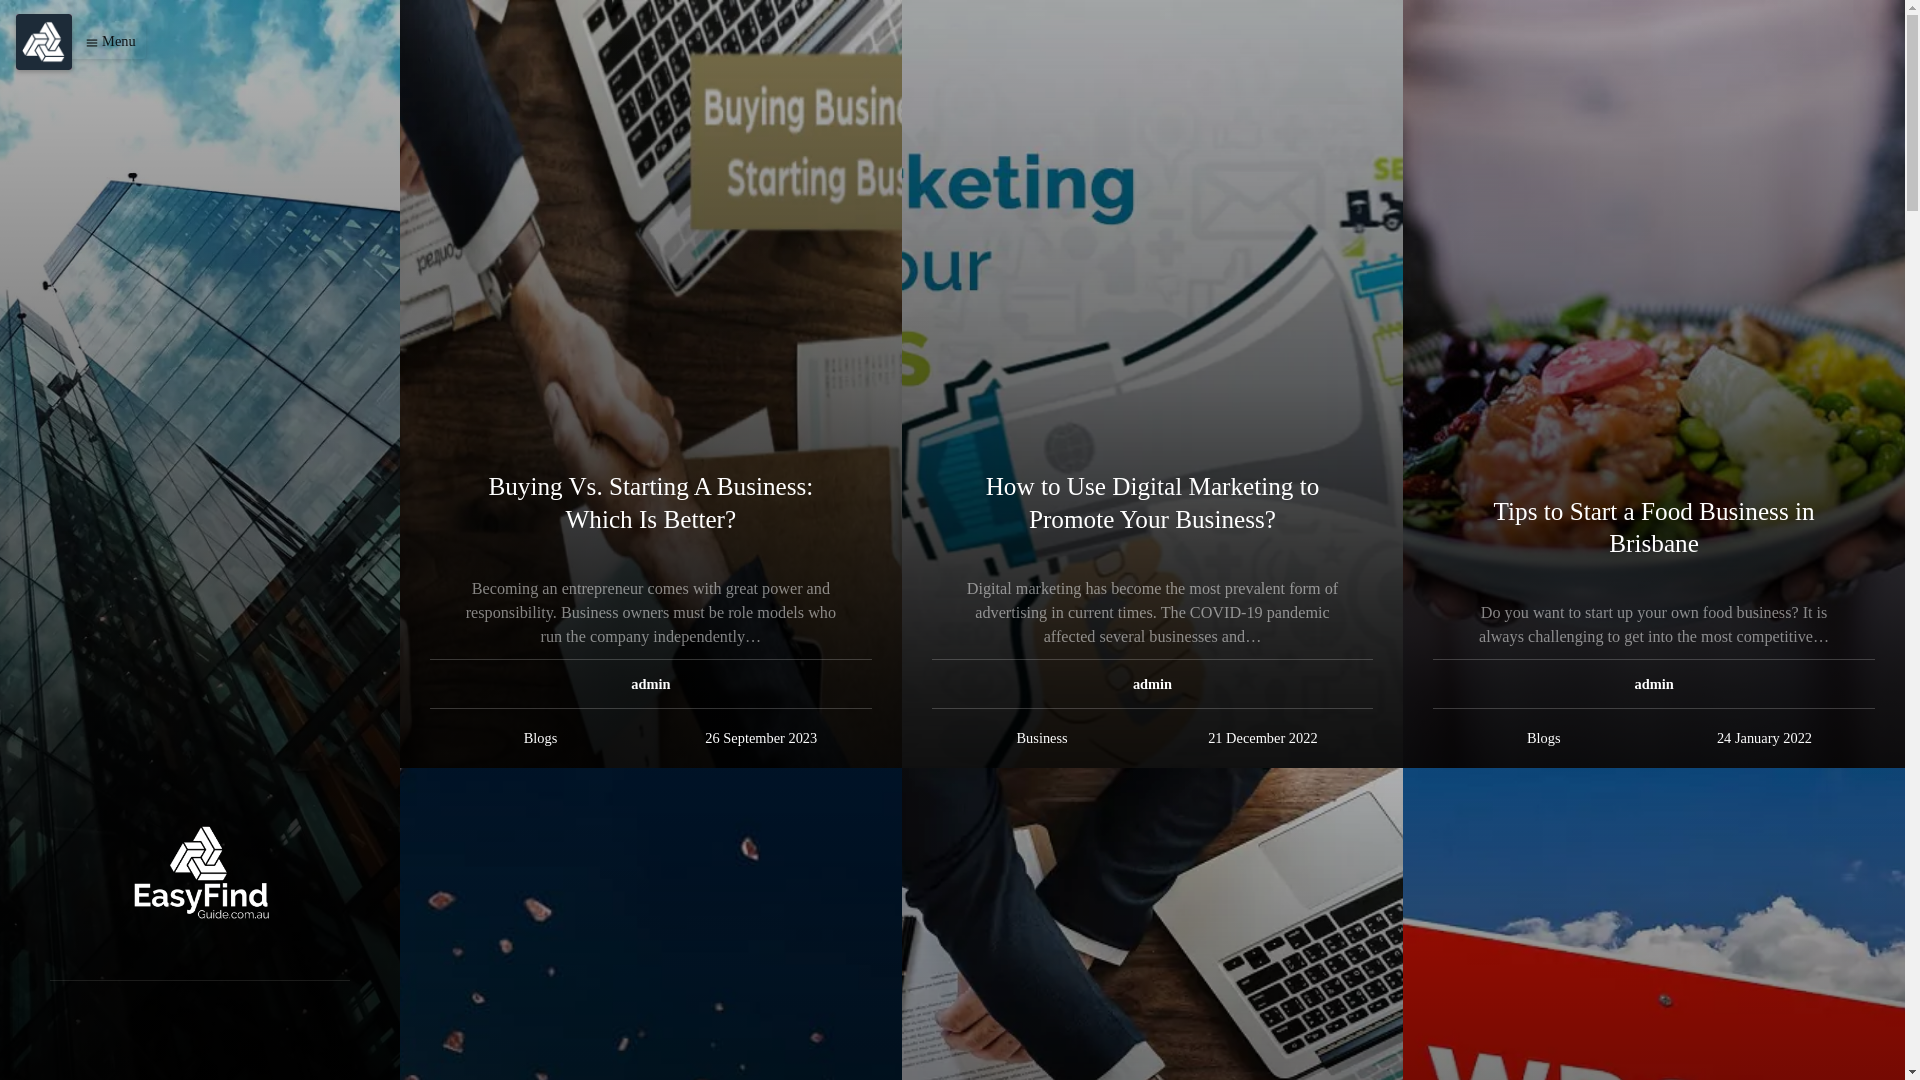  Describe the element at coordinates (650, 682) in the screenshot. I see `'admin'` at that location.